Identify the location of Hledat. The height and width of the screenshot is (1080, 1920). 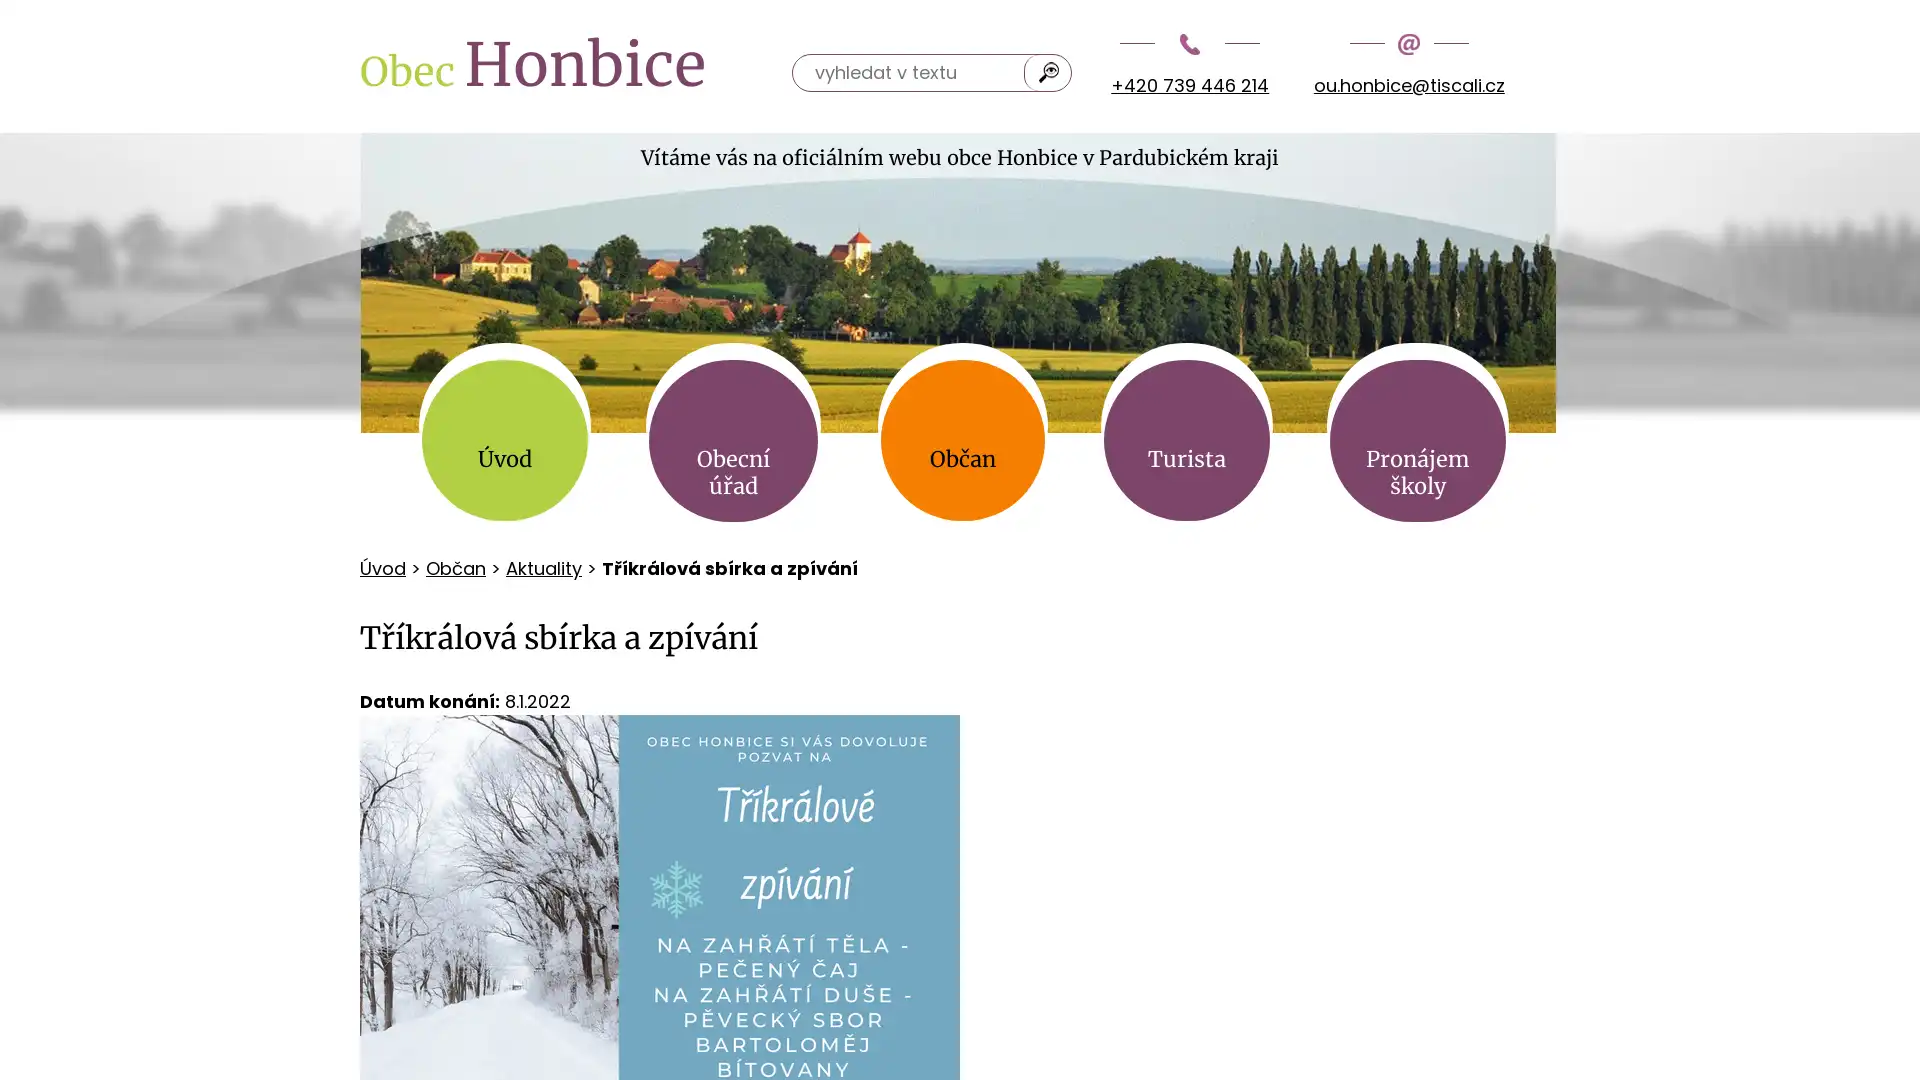
(1048, 71).